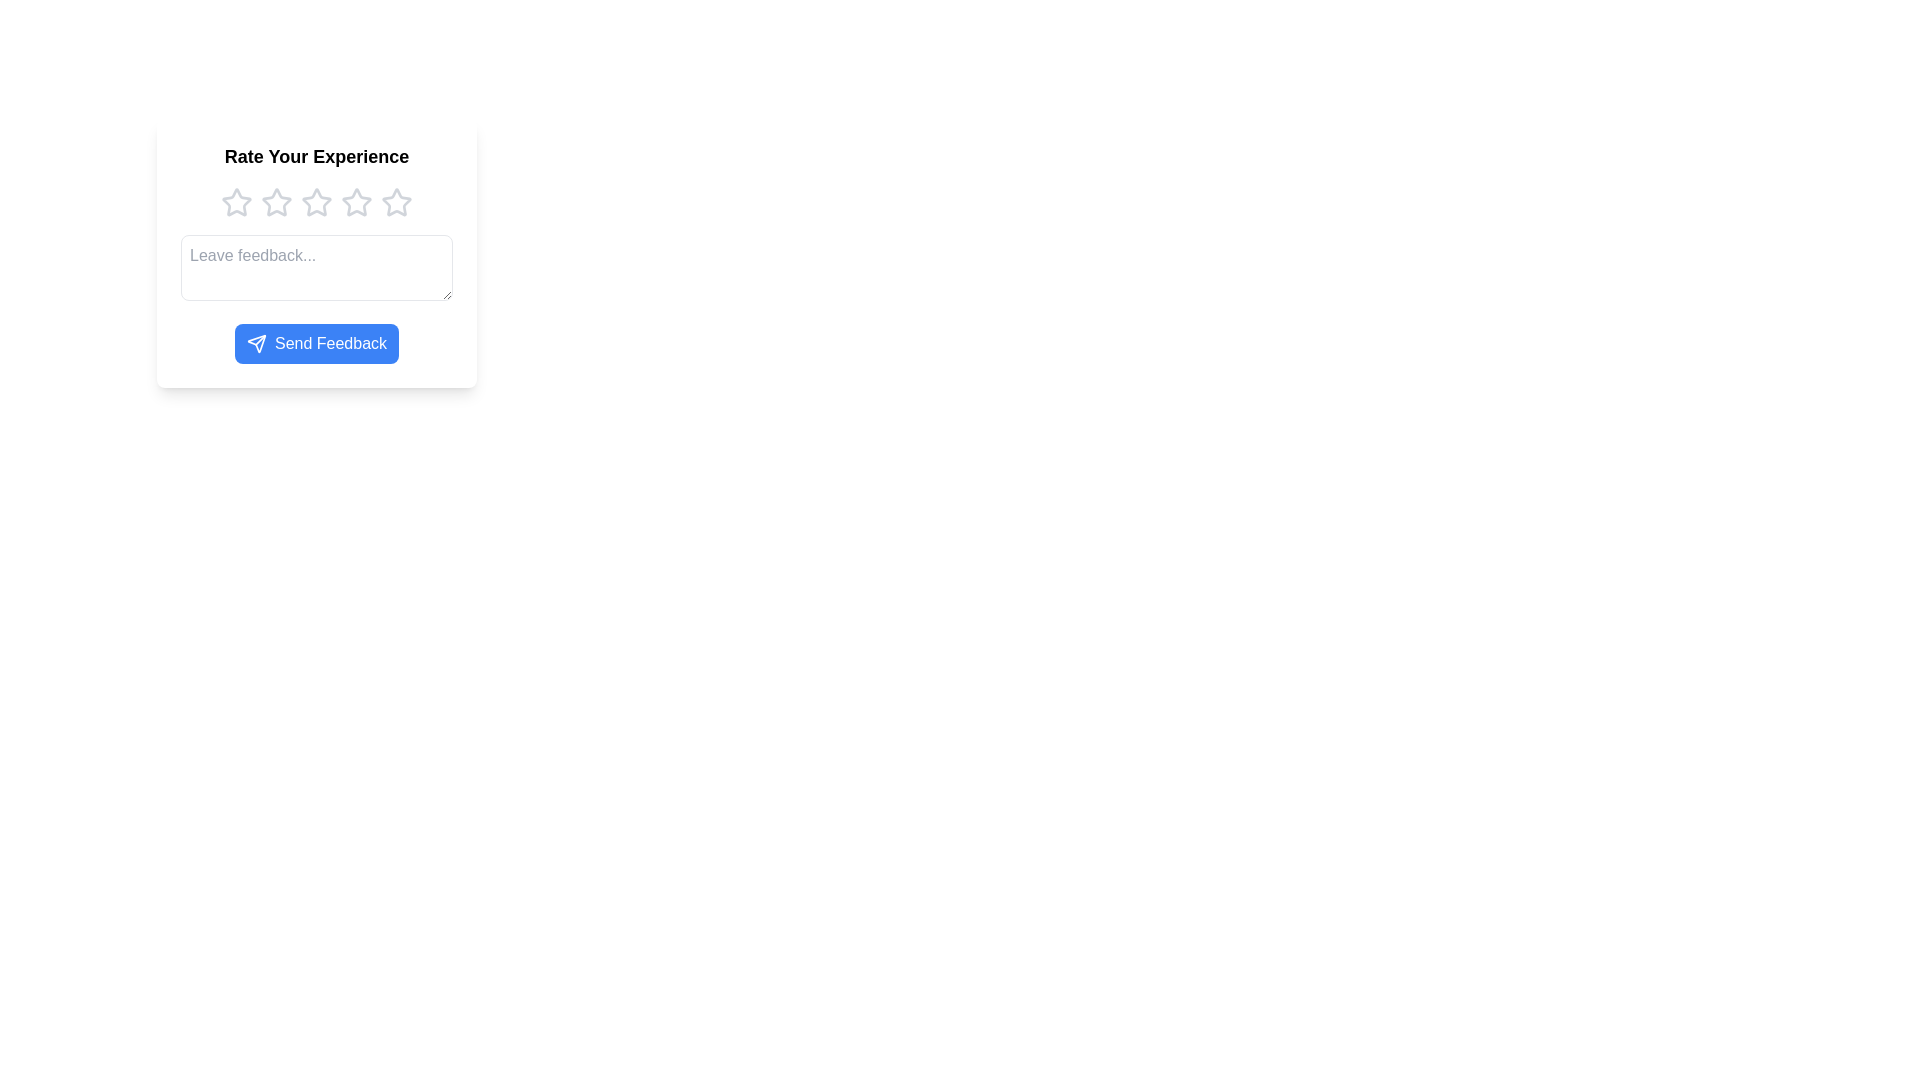 This screenshot has width=1920, height=1080. What do you see at coordinates (356, 203) in the screenshot?
I see `the fourth star icon in the rating component below the text 'Rate Your Experience'` at bounding box center [356, 203].